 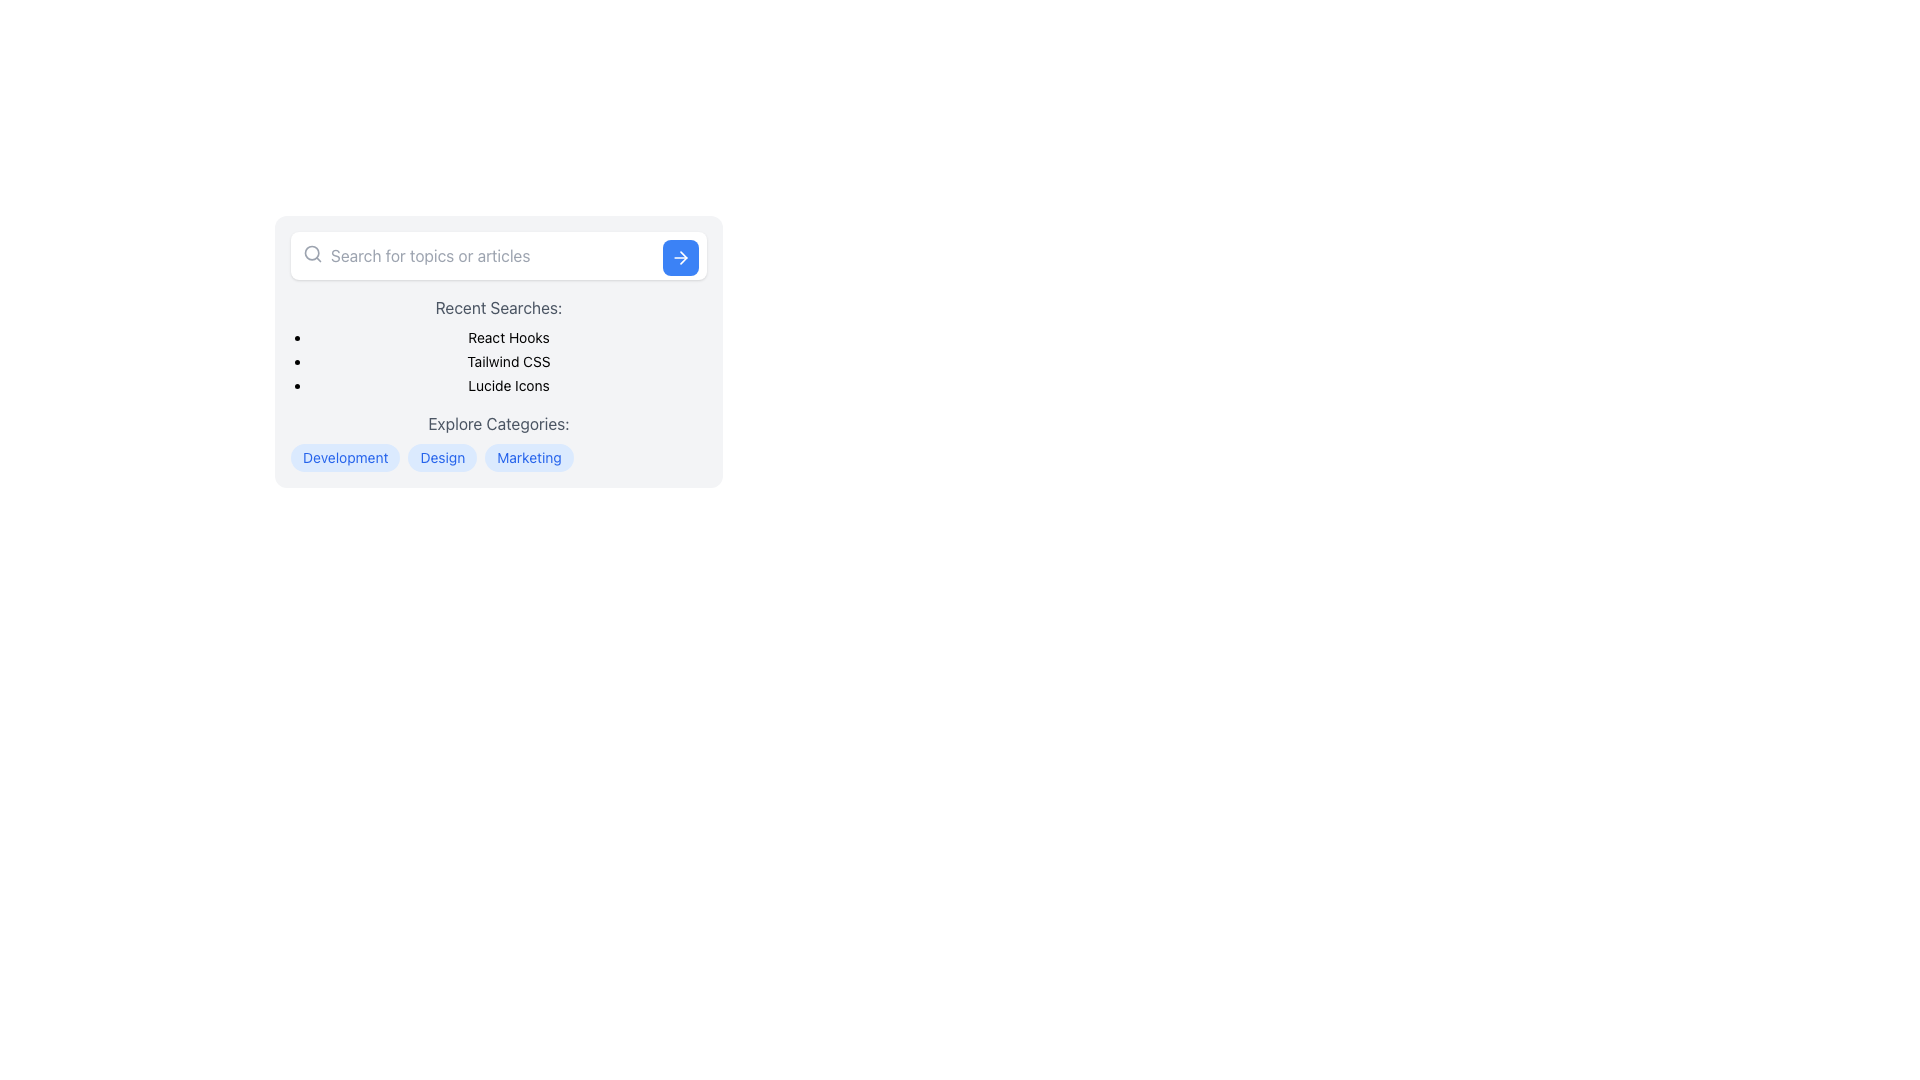 What do you see at coordinates (499, 254) in the screenshot?
I see `the rectangular text input field with a white background and gray placeholder text saying 'Search for topics or articles' to trigger the focus outline` at bounding box center [499, 254].